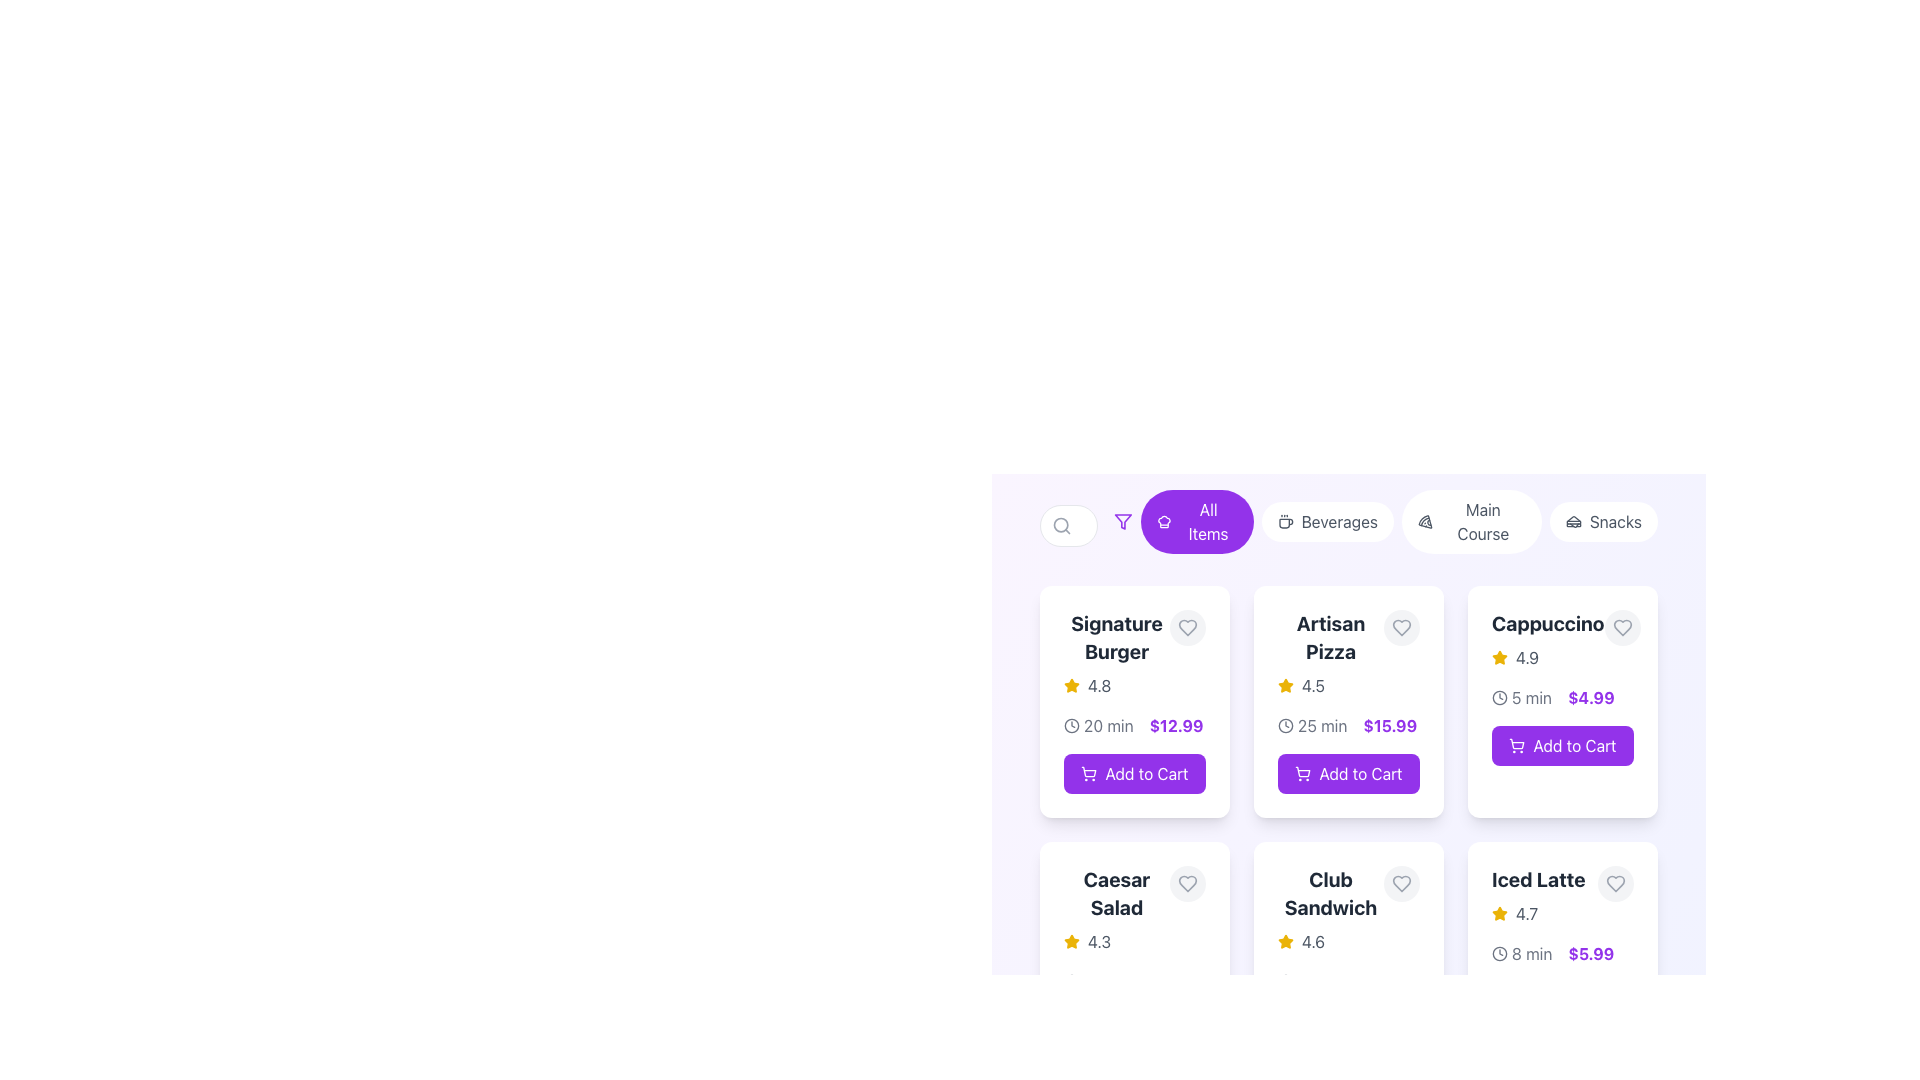  What do you see at coordinates (1562, 640) in the screenshot?
I see `title and rating information from the cappuccino item display located at the top section of the card in the rightmost column` at bounding box center [1562, 640].